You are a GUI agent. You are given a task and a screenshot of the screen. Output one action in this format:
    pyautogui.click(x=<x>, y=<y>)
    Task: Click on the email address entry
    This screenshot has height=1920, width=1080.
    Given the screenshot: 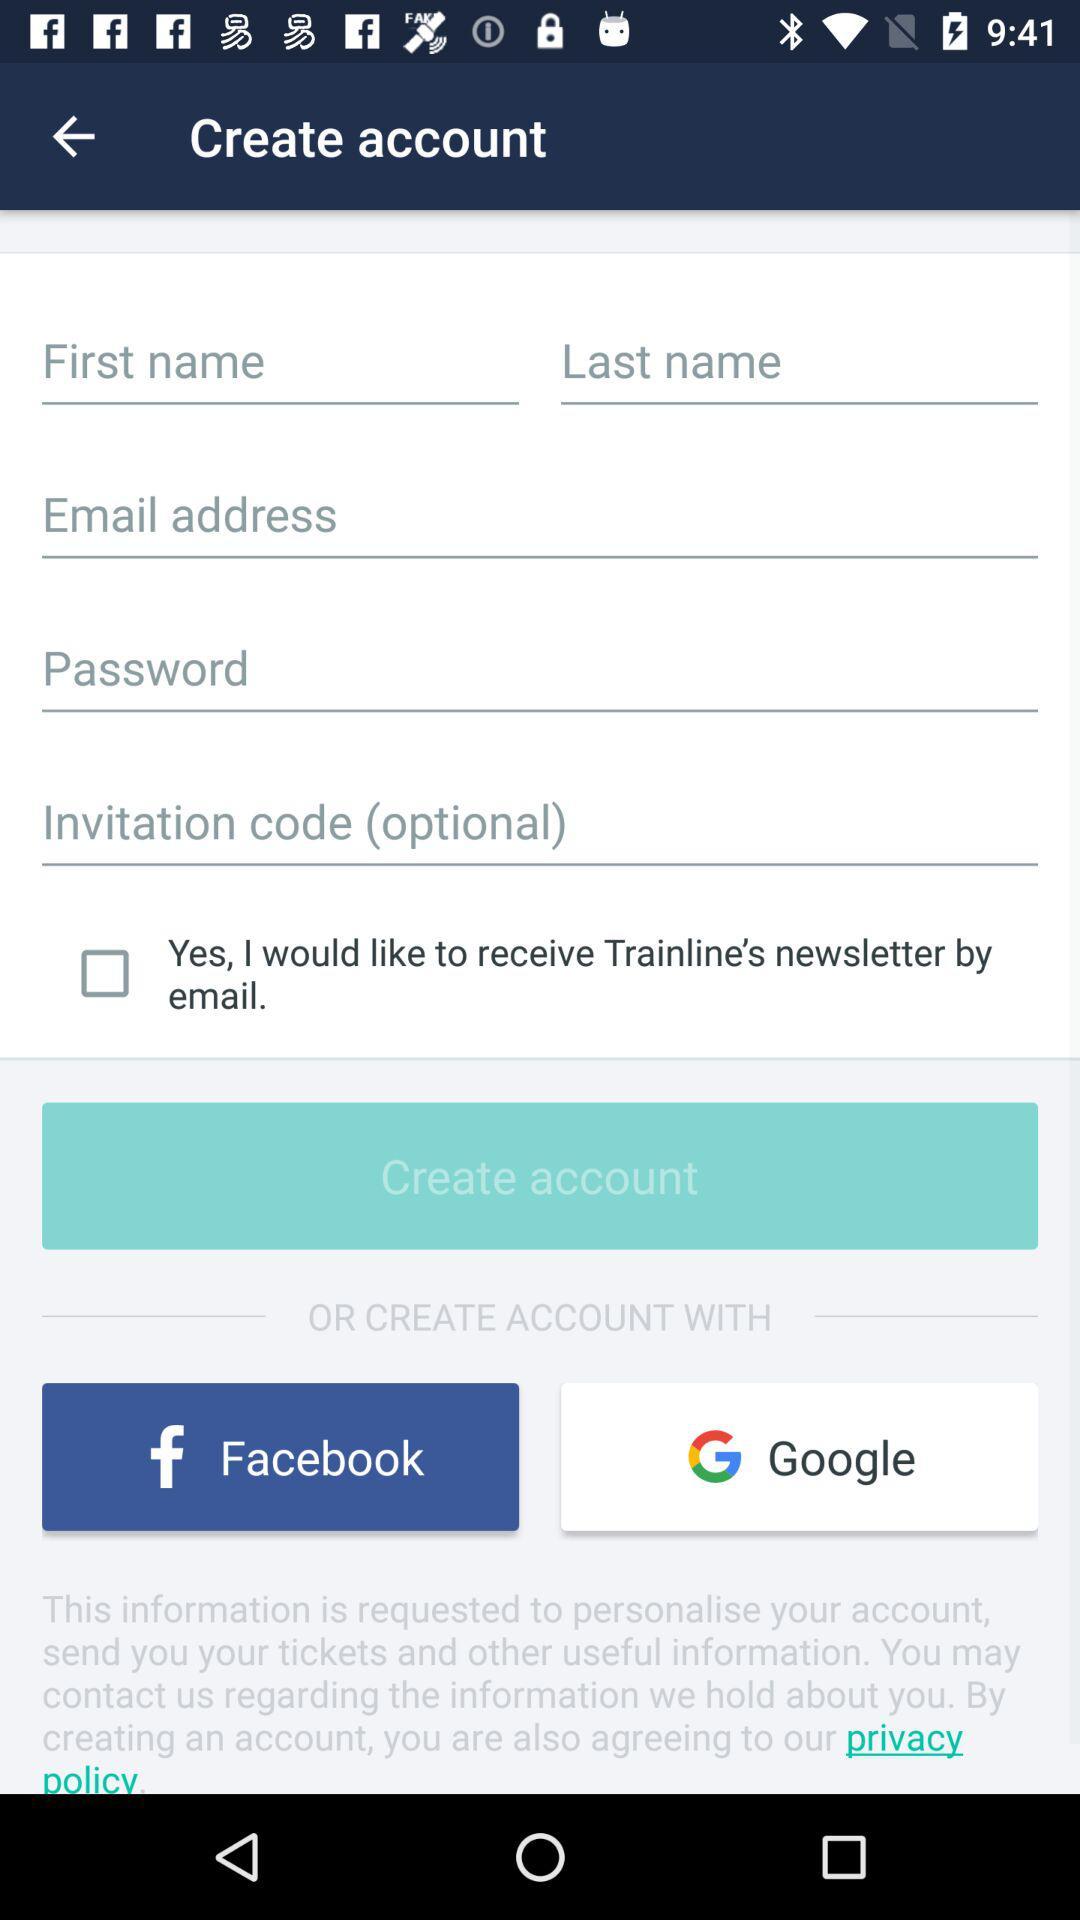 What is the action you would take?
    pyautogui.click(x=540, y=513)
    